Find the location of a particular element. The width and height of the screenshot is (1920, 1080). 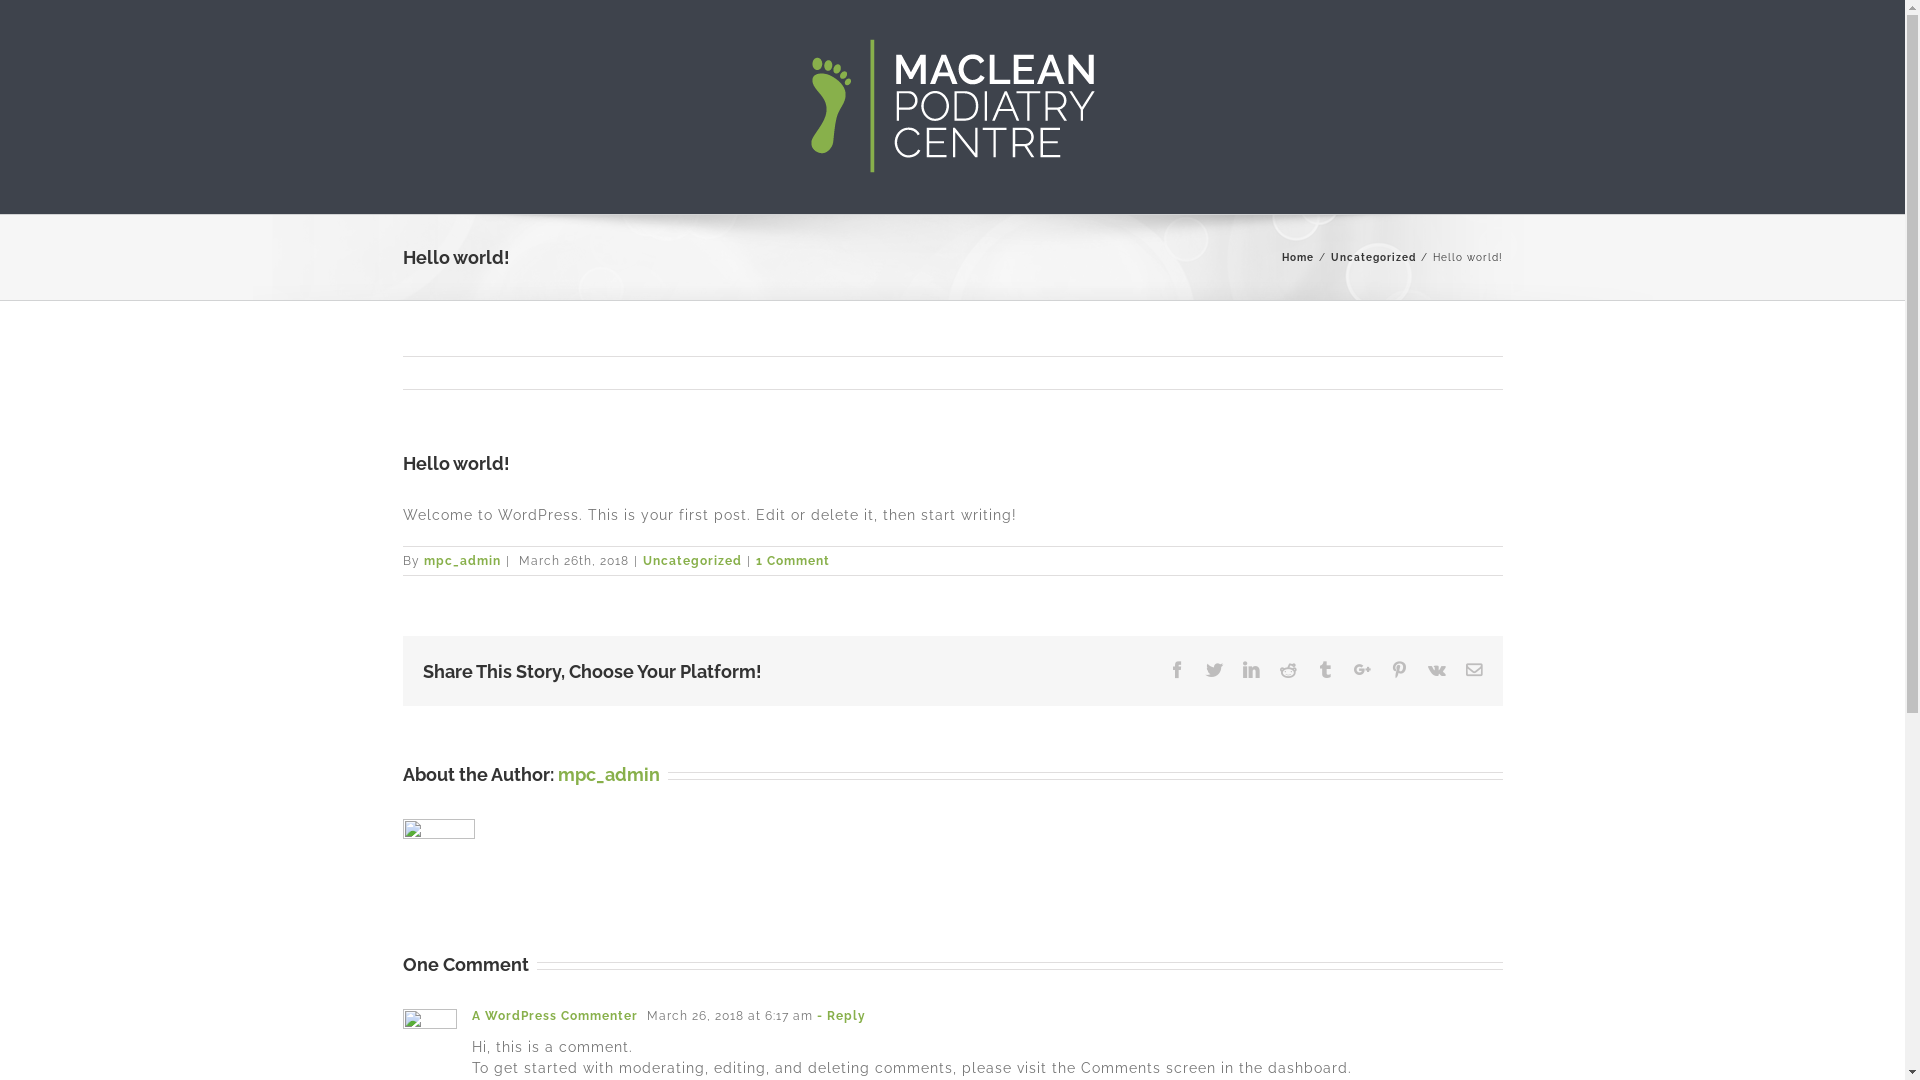

'mpc_admin' is located at coordinates (461, 560).